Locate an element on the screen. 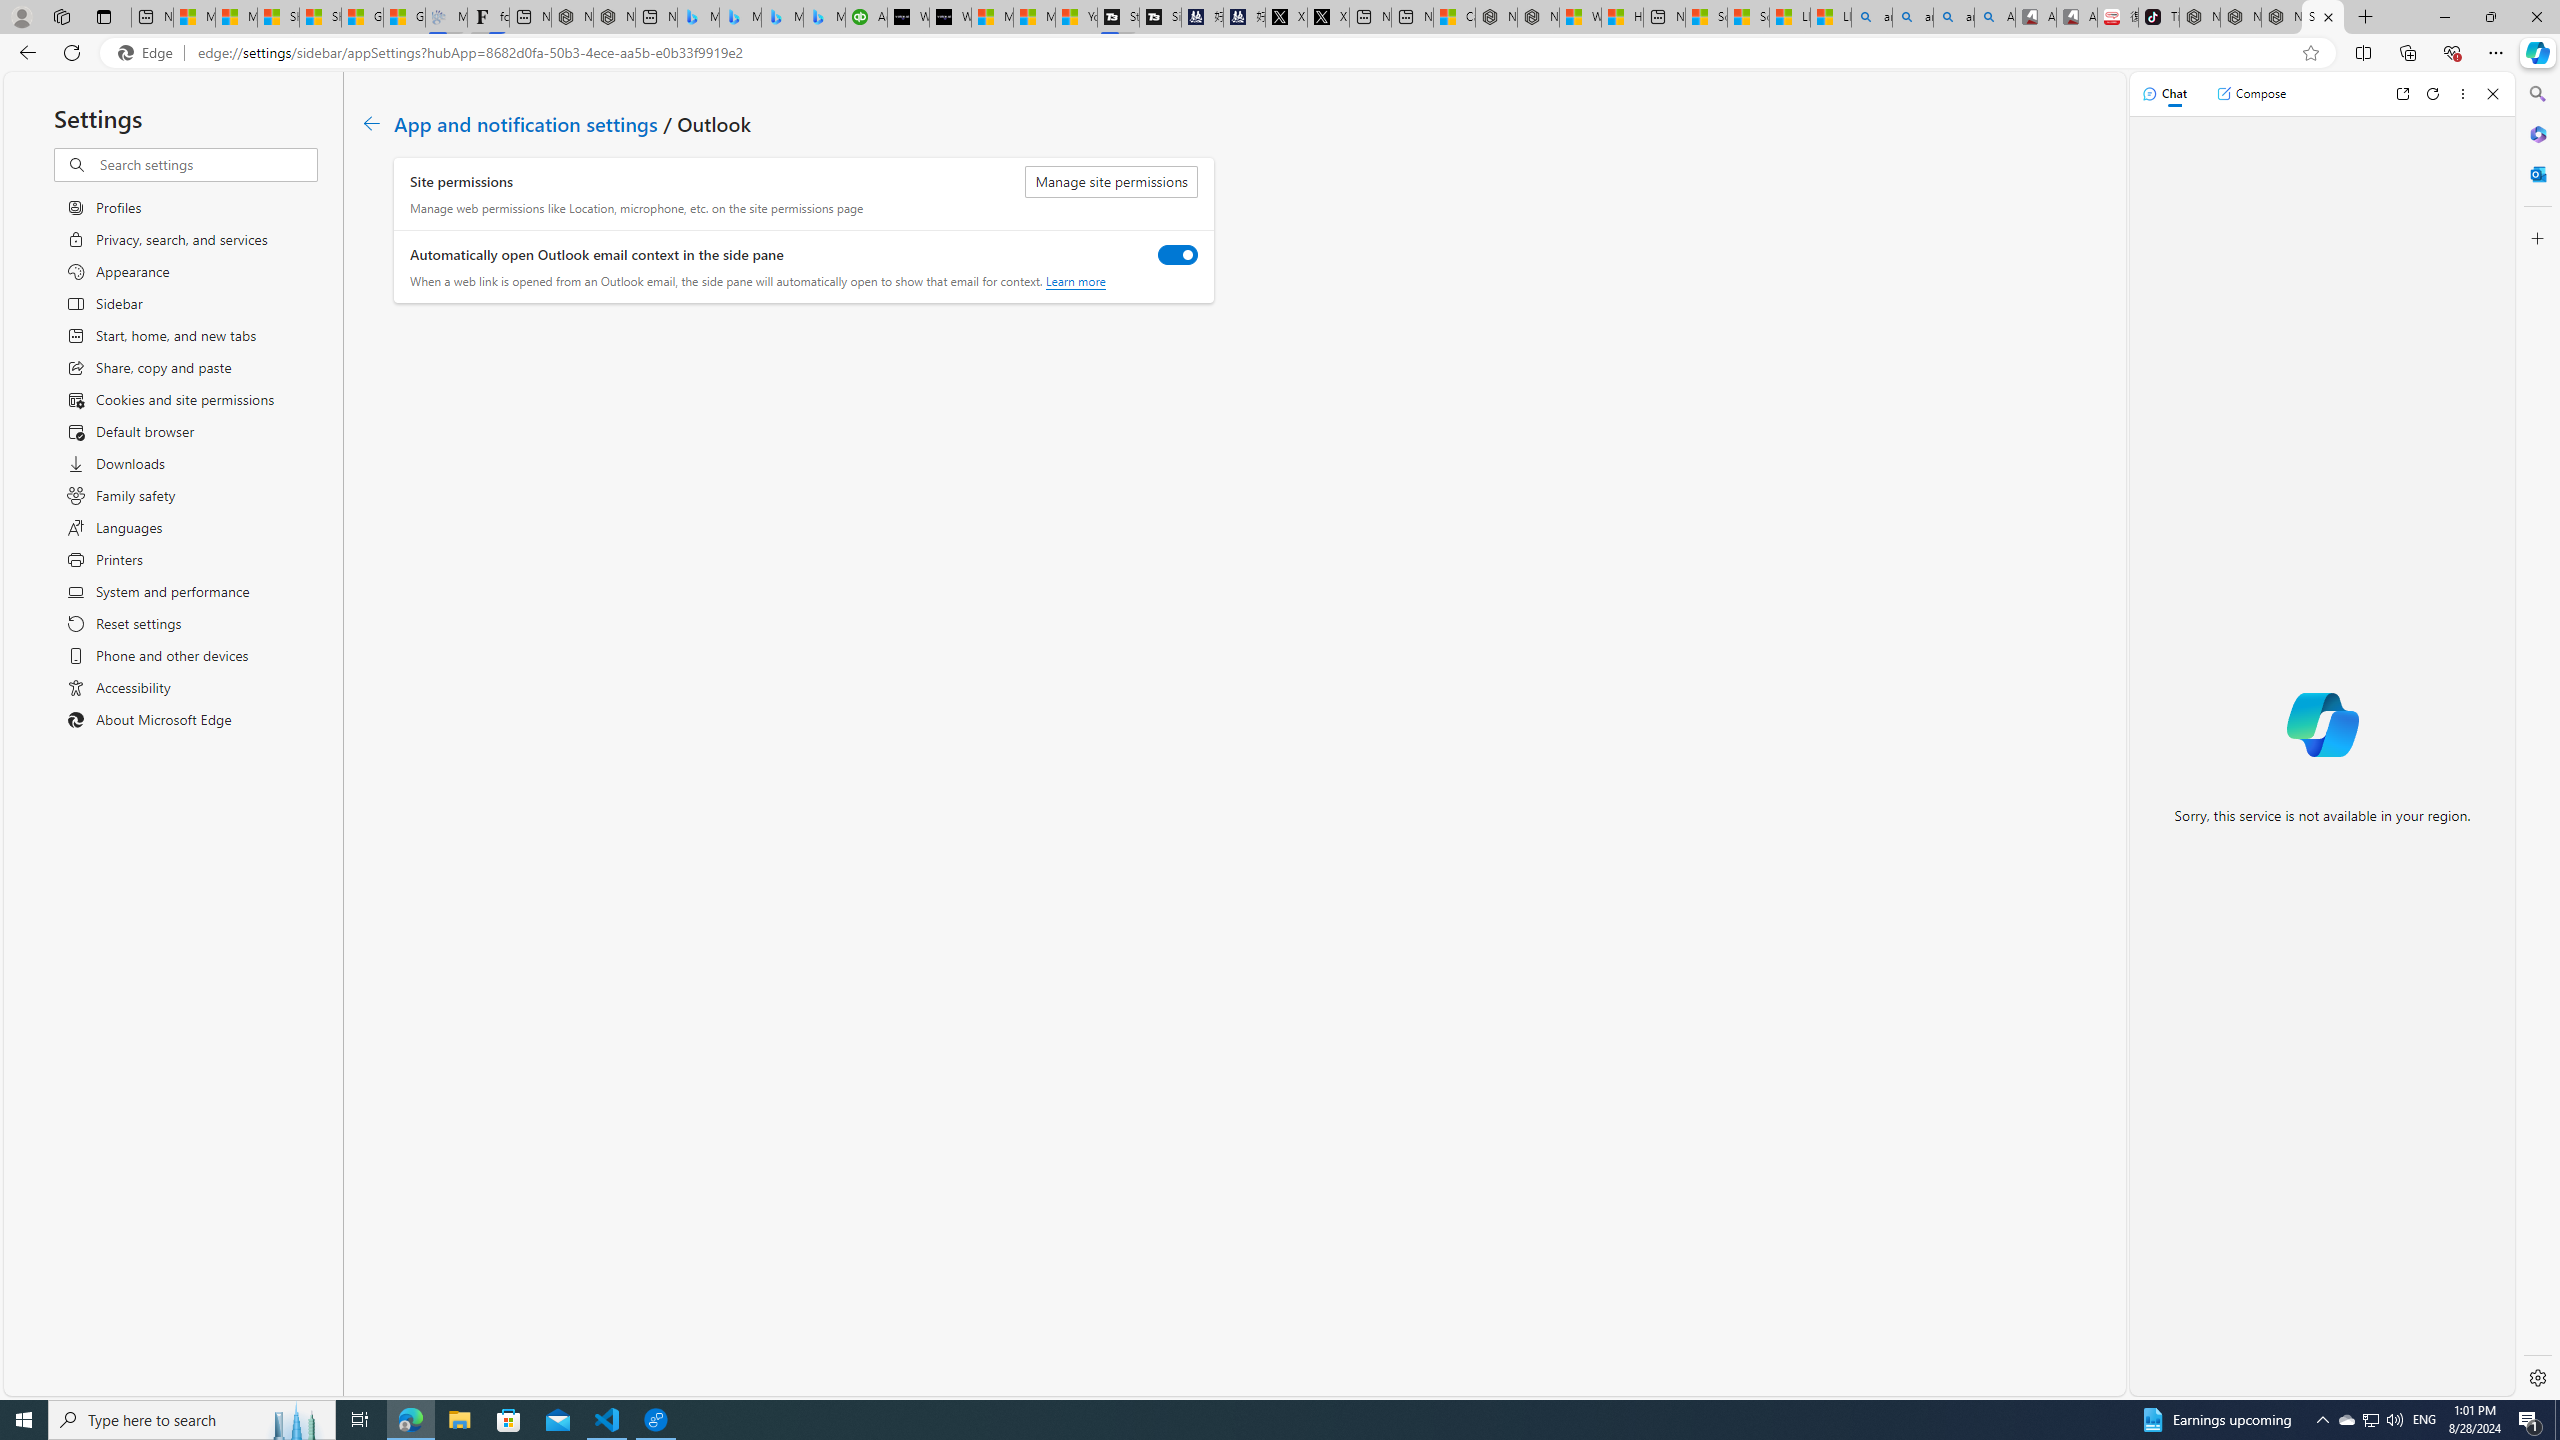 This screenshot has width=2560, height=1440. 'App and notification settings' is located at coordinates (525, 122).